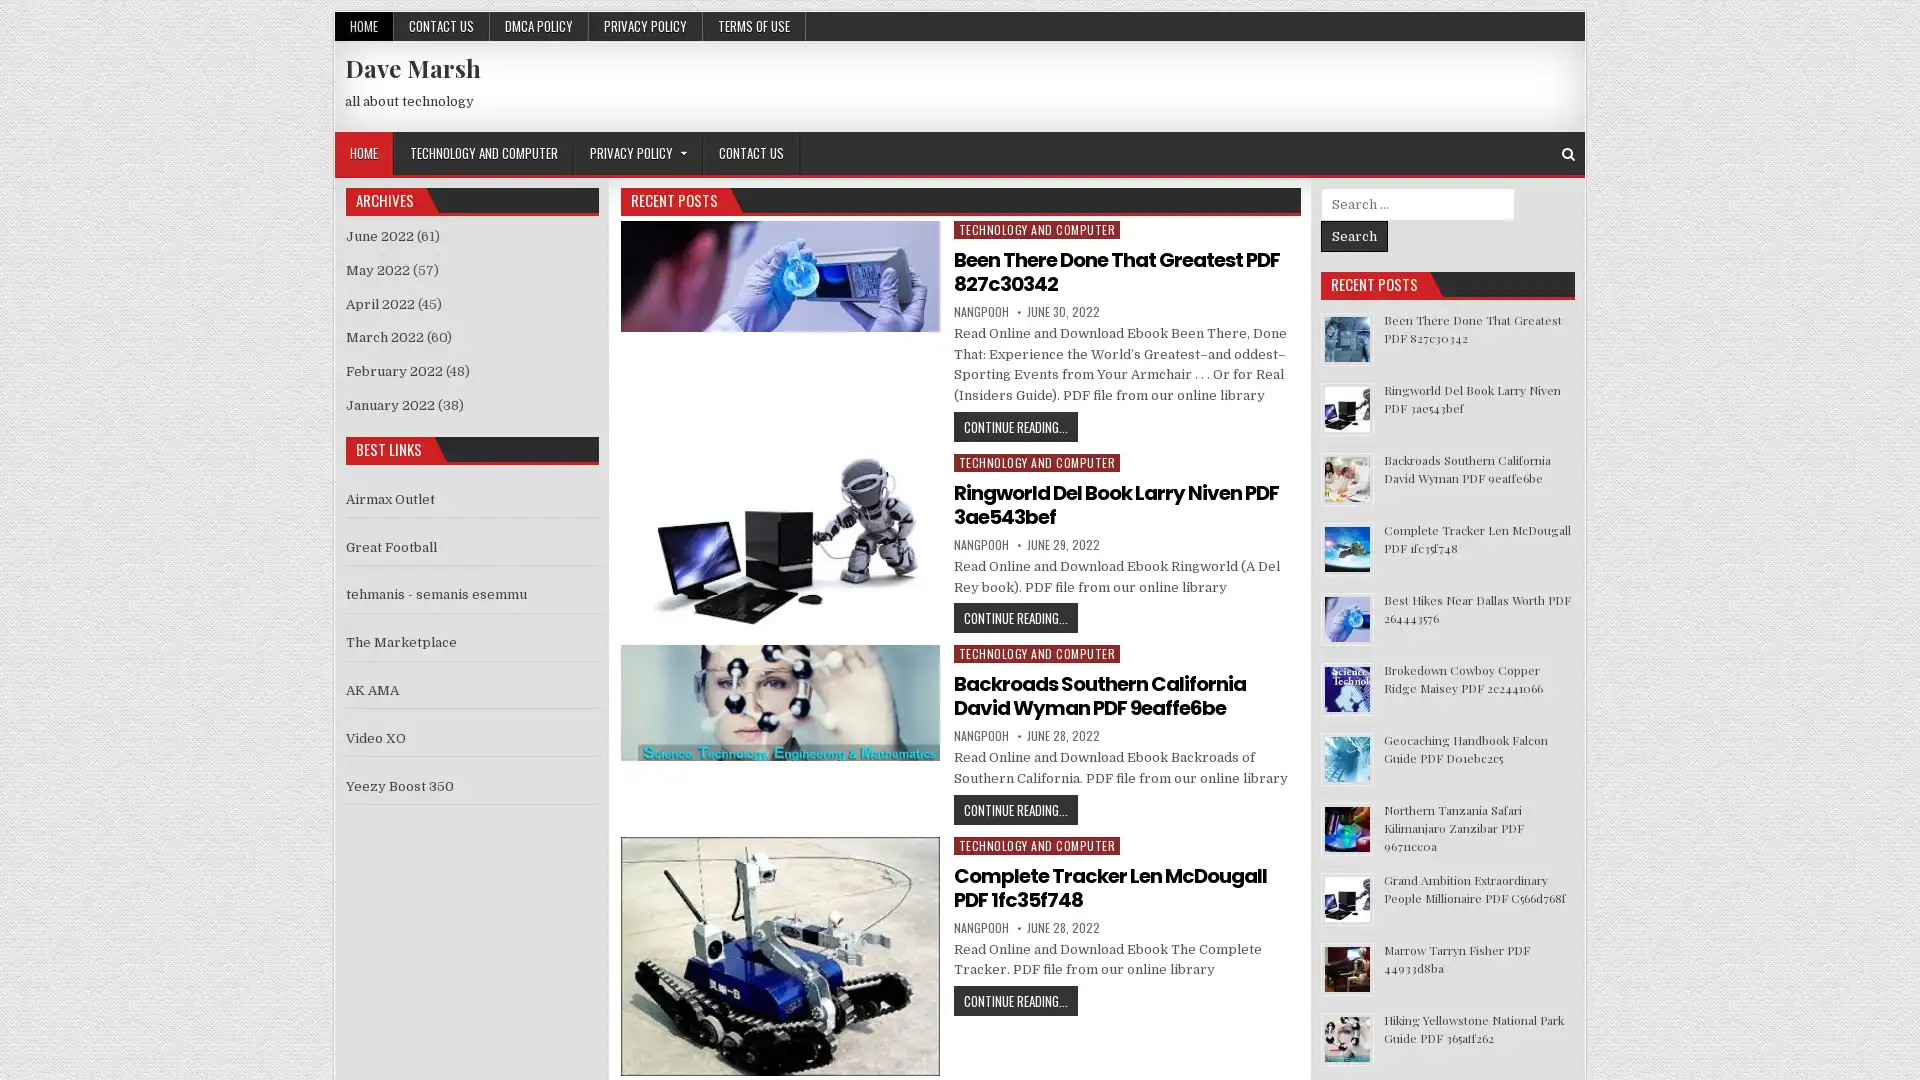  Describe the element at coordinates (1354, 235) in the screenshot. I see `Search` at that location.